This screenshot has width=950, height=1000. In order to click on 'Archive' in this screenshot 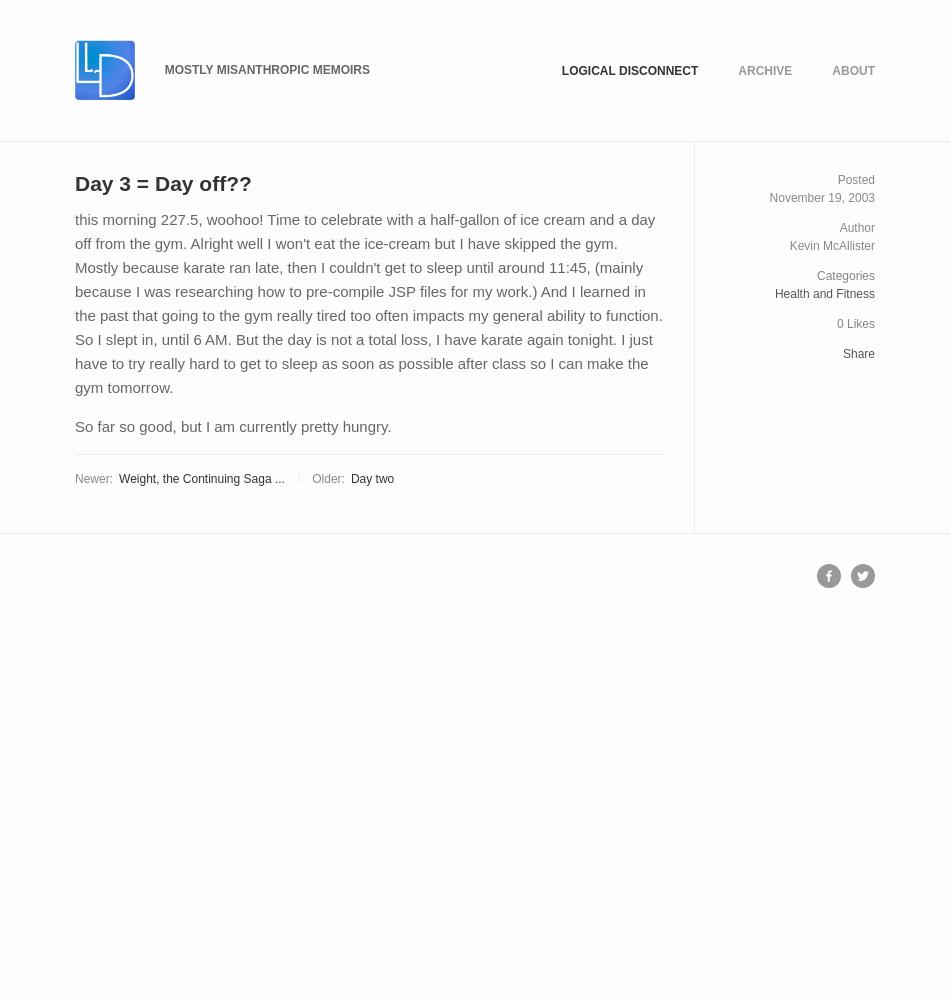, I will do `click(736, 70)`.